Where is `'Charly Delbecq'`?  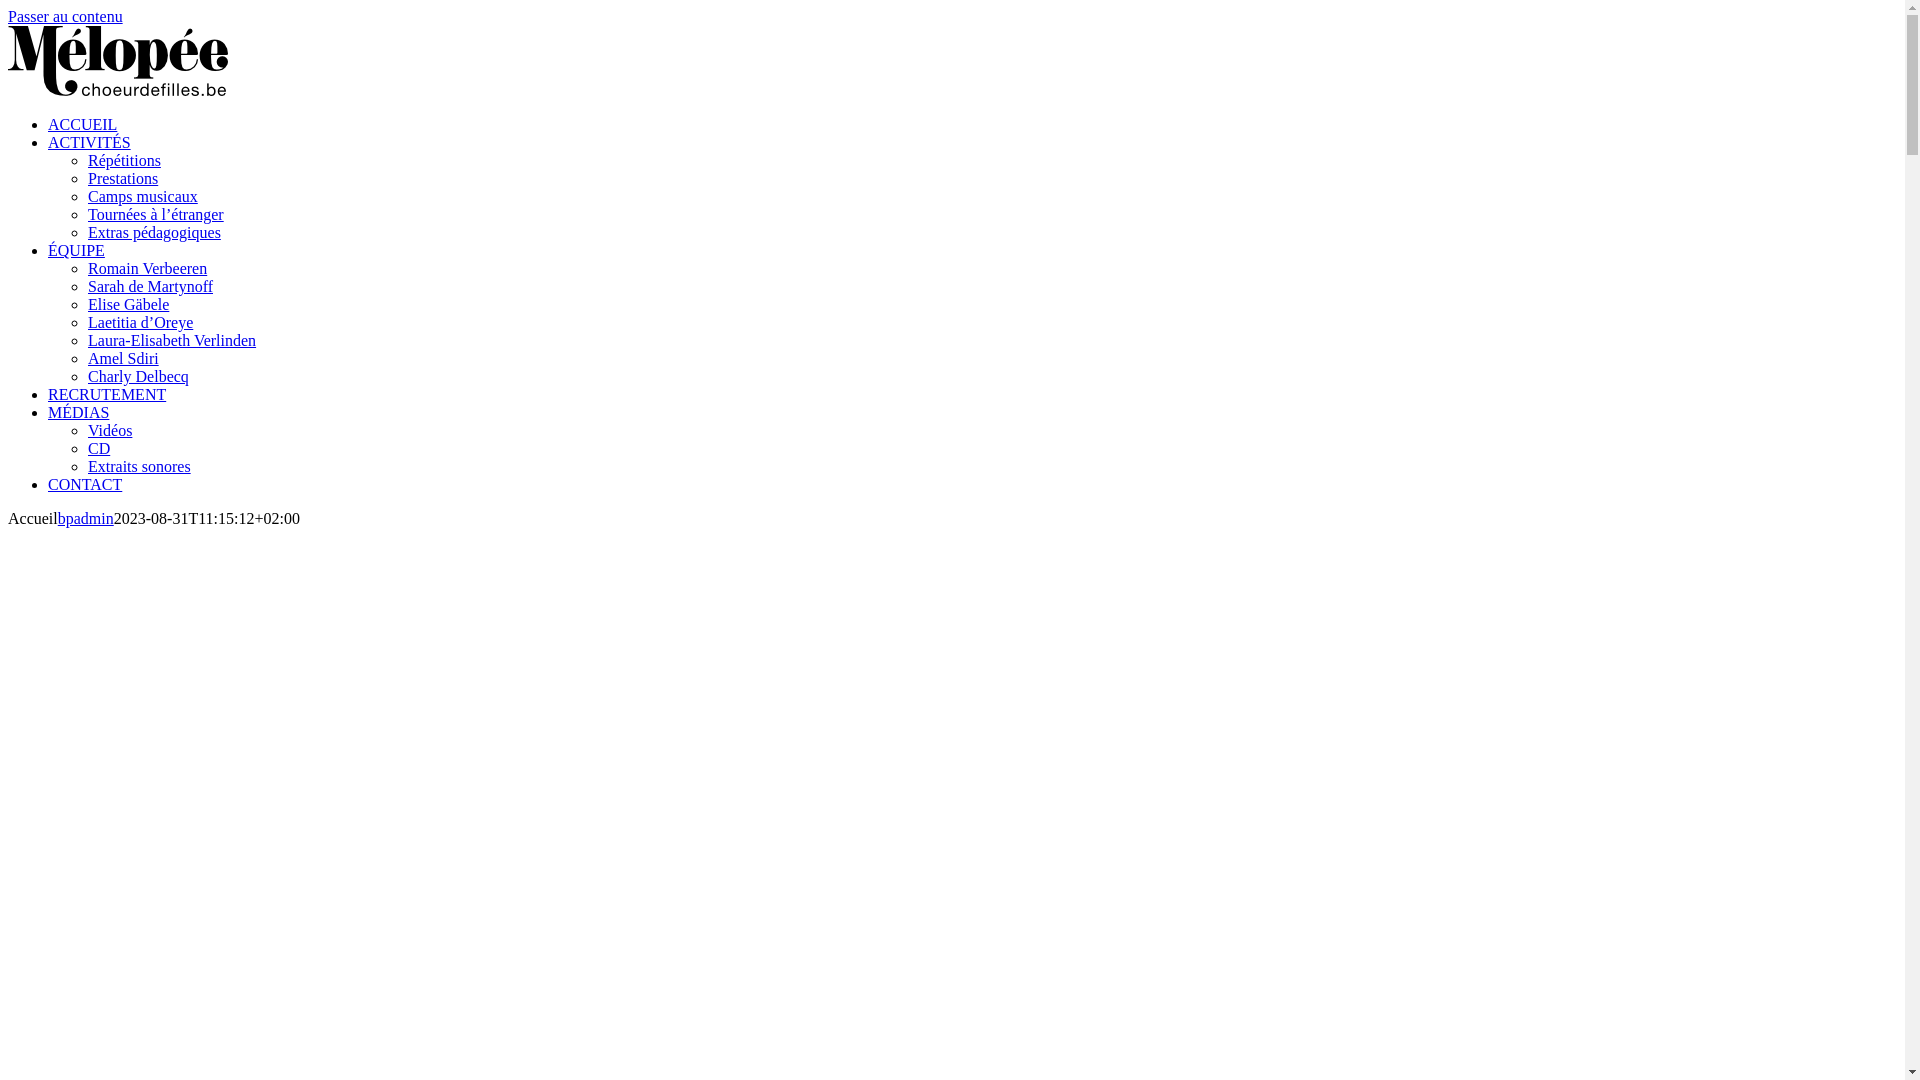
'Charly Delbecq' is located at coordinates (137, 376).